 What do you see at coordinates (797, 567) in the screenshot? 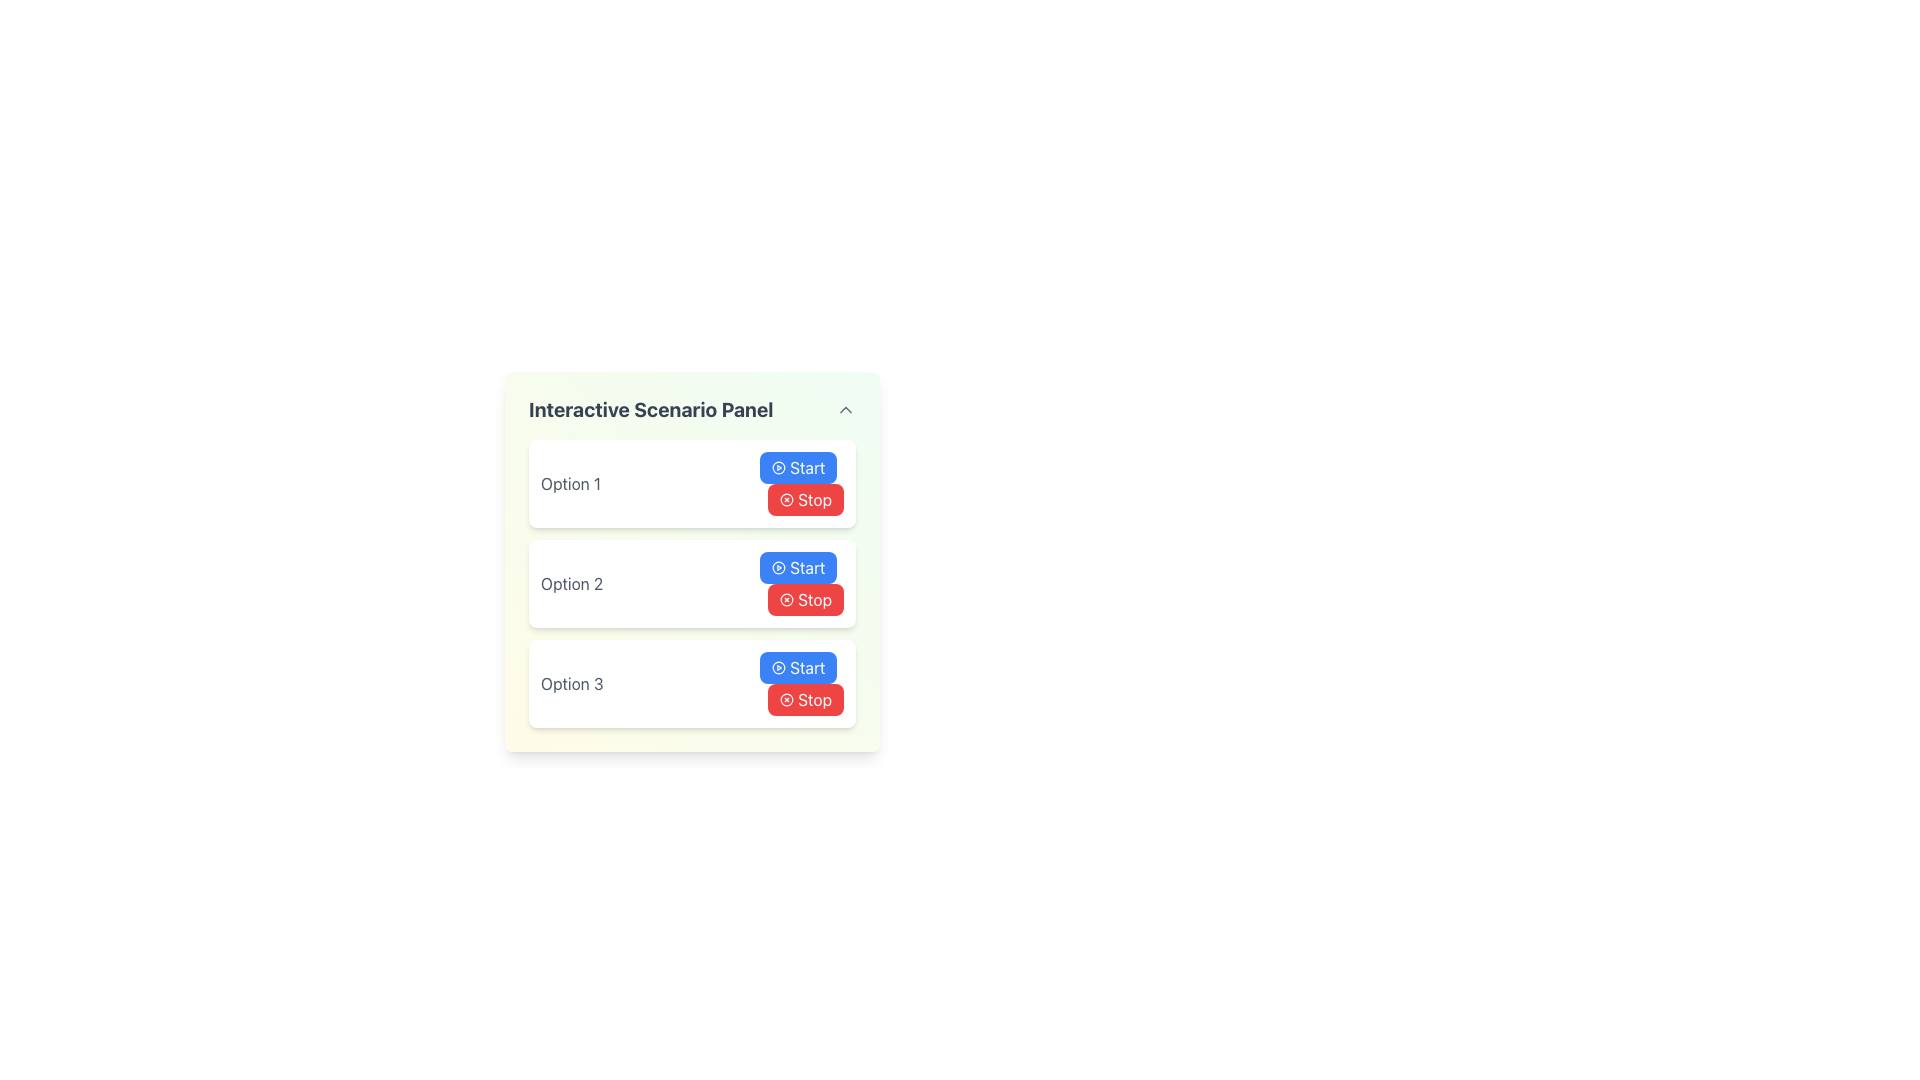
I see `the 'Start' button, which is a rounded rectangular button with a blue background and white text, featuring a small play icon on the left side, located in the second row of the 'Interactive Scenario Panel'` at bounding box center [797, 567].